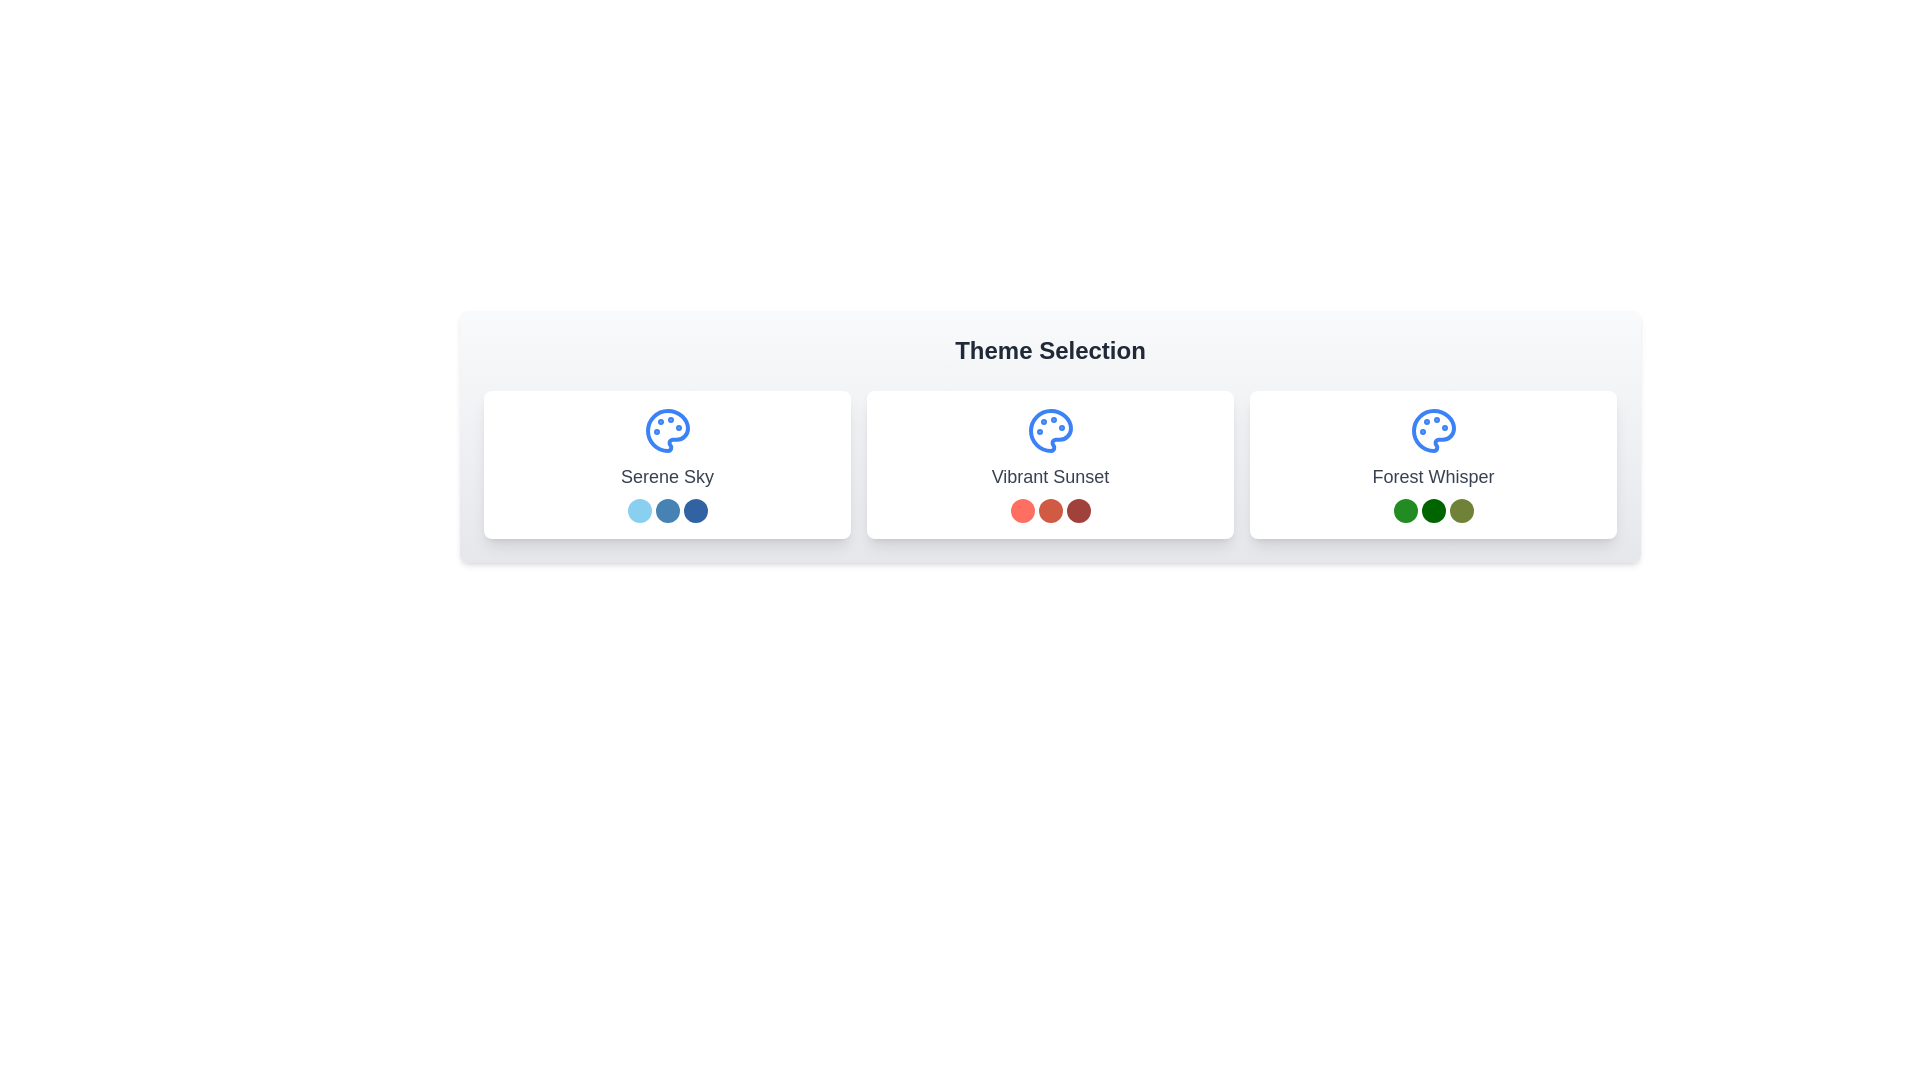 The height and width of the screenshot is (1080, 1920). I want to click on the 'Serene Sky' theme icon located in the first card of the theme selection, positioned above the text 'Serene Sky' and the set of blue circular indicators, so click(667, 430).